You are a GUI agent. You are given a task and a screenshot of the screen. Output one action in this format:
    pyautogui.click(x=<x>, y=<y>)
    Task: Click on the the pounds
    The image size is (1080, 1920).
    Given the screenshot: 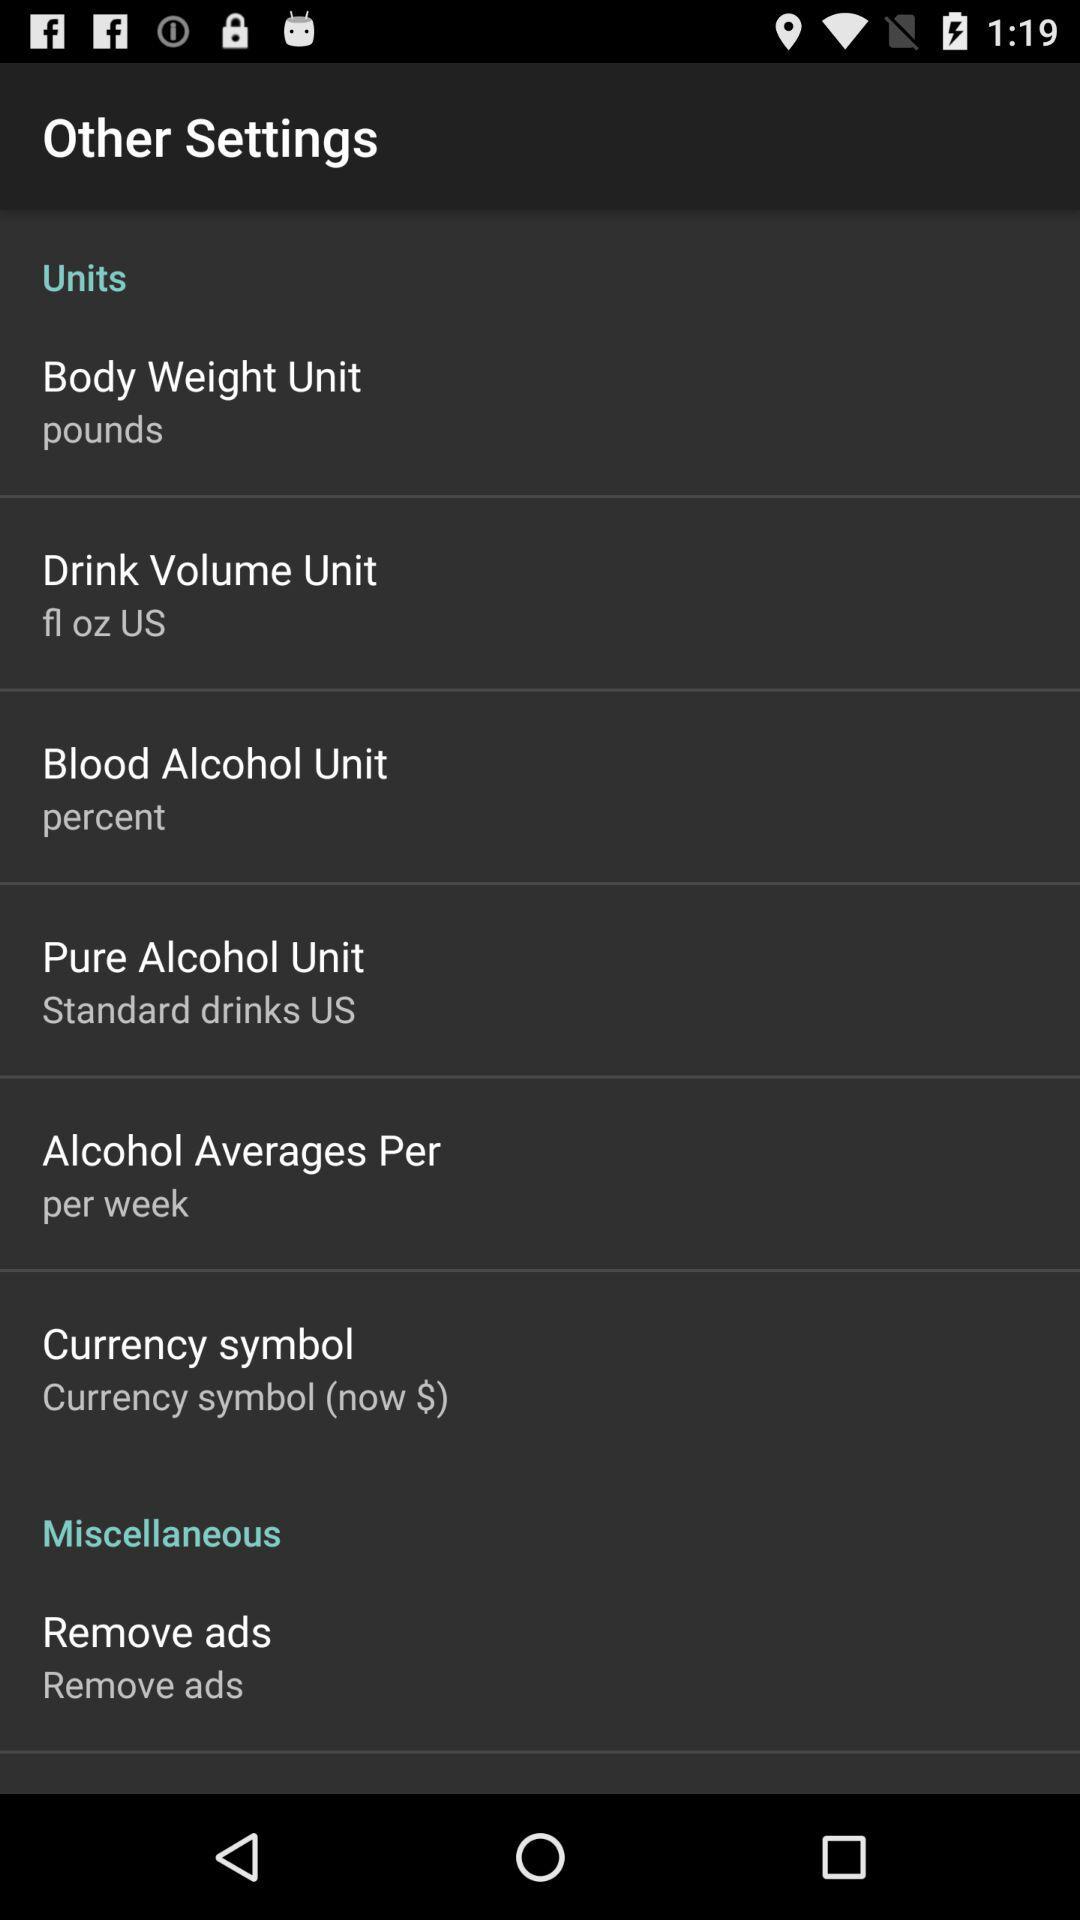 What is the action you would take?
    pyautogui.click(x=102, y=427)
    